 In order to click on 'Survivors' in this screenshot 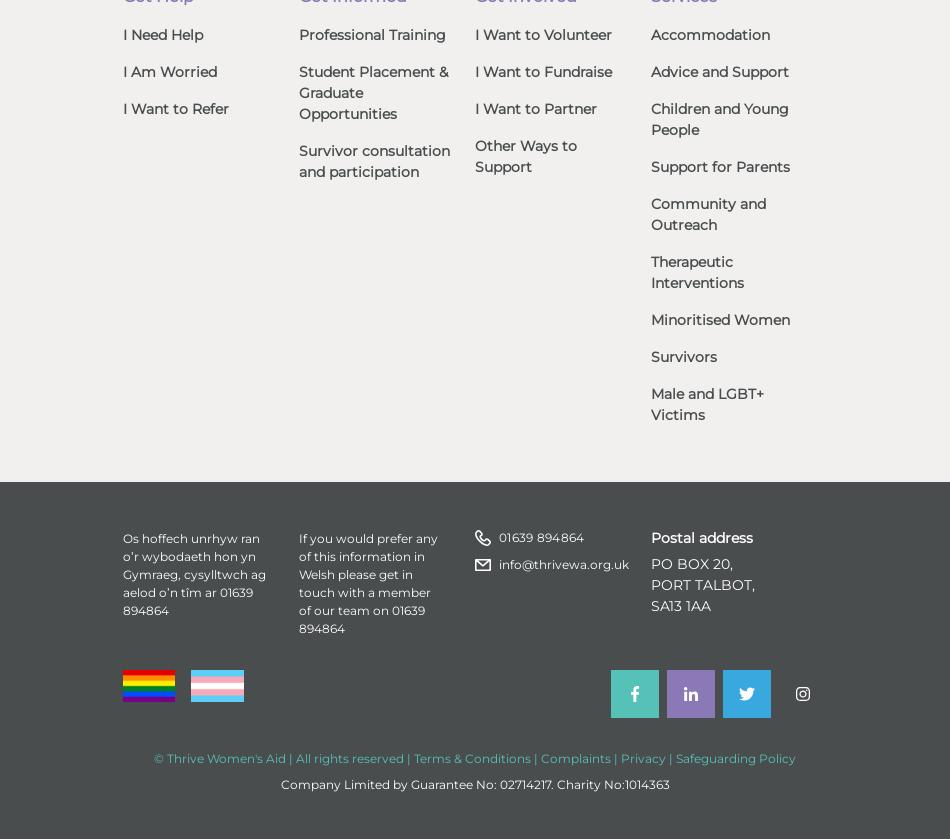, I will do `click(684, 355)`.